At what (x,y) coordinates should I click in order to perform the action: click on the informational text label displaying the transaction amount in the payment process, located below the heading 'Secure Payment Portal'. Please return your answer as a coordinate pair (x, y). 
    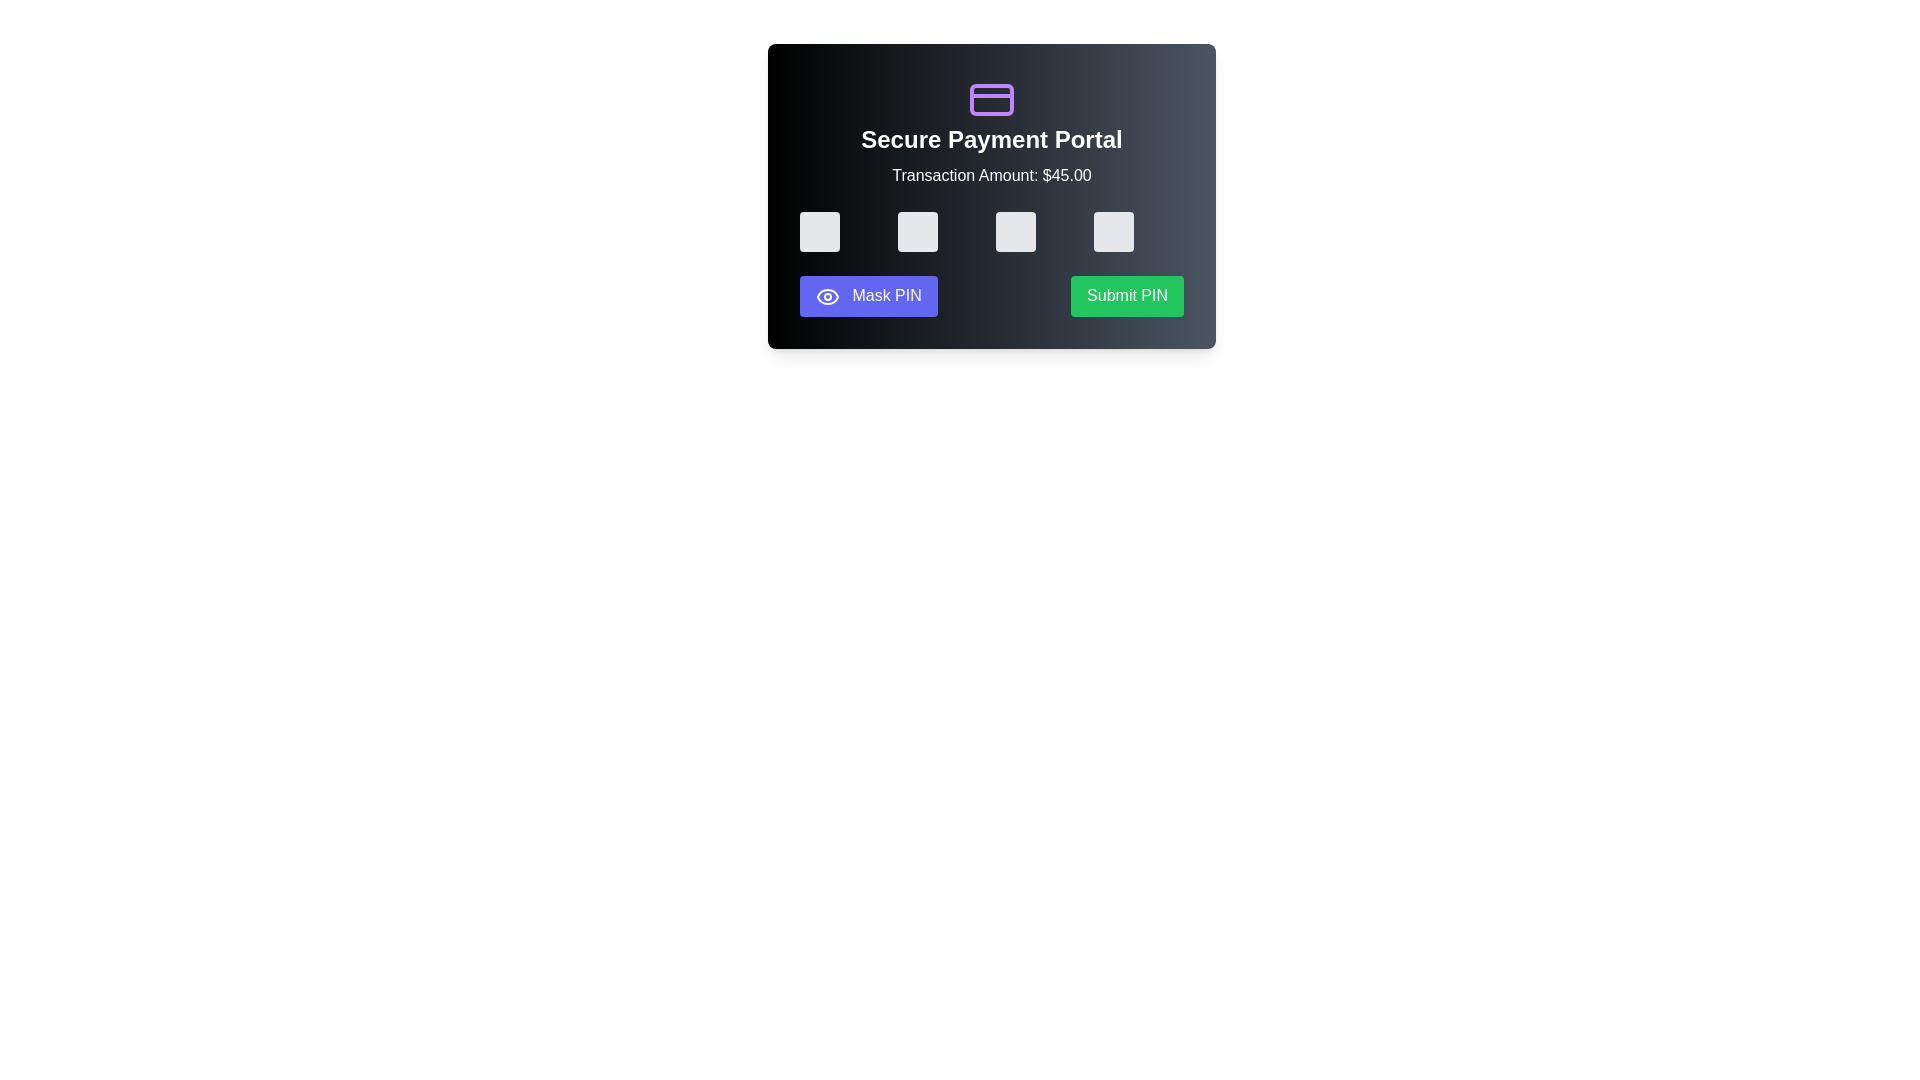
    Looking at the image, I should click on (992, 175).